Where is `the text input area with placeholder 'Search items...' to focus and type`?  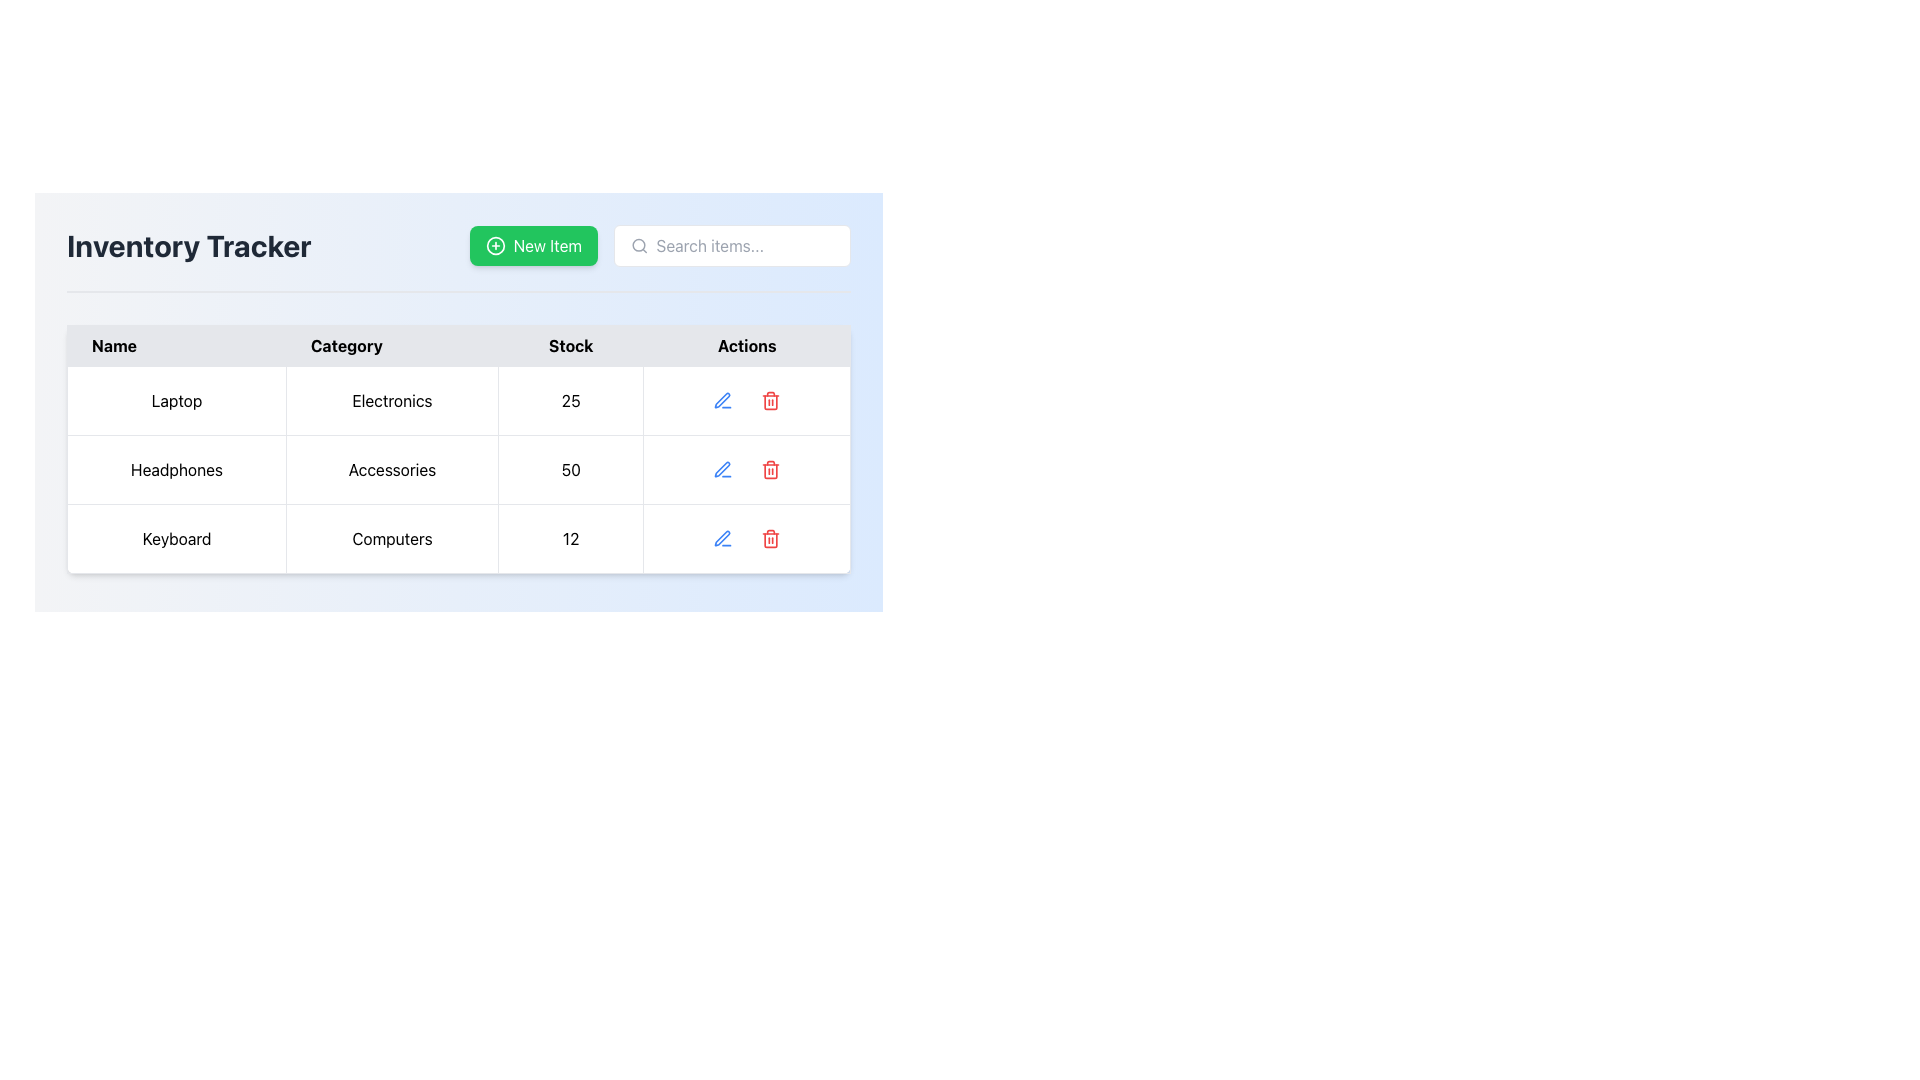
the text input area with placeholder 'Search items...' to focus and type is located at coordinates (731, 245).